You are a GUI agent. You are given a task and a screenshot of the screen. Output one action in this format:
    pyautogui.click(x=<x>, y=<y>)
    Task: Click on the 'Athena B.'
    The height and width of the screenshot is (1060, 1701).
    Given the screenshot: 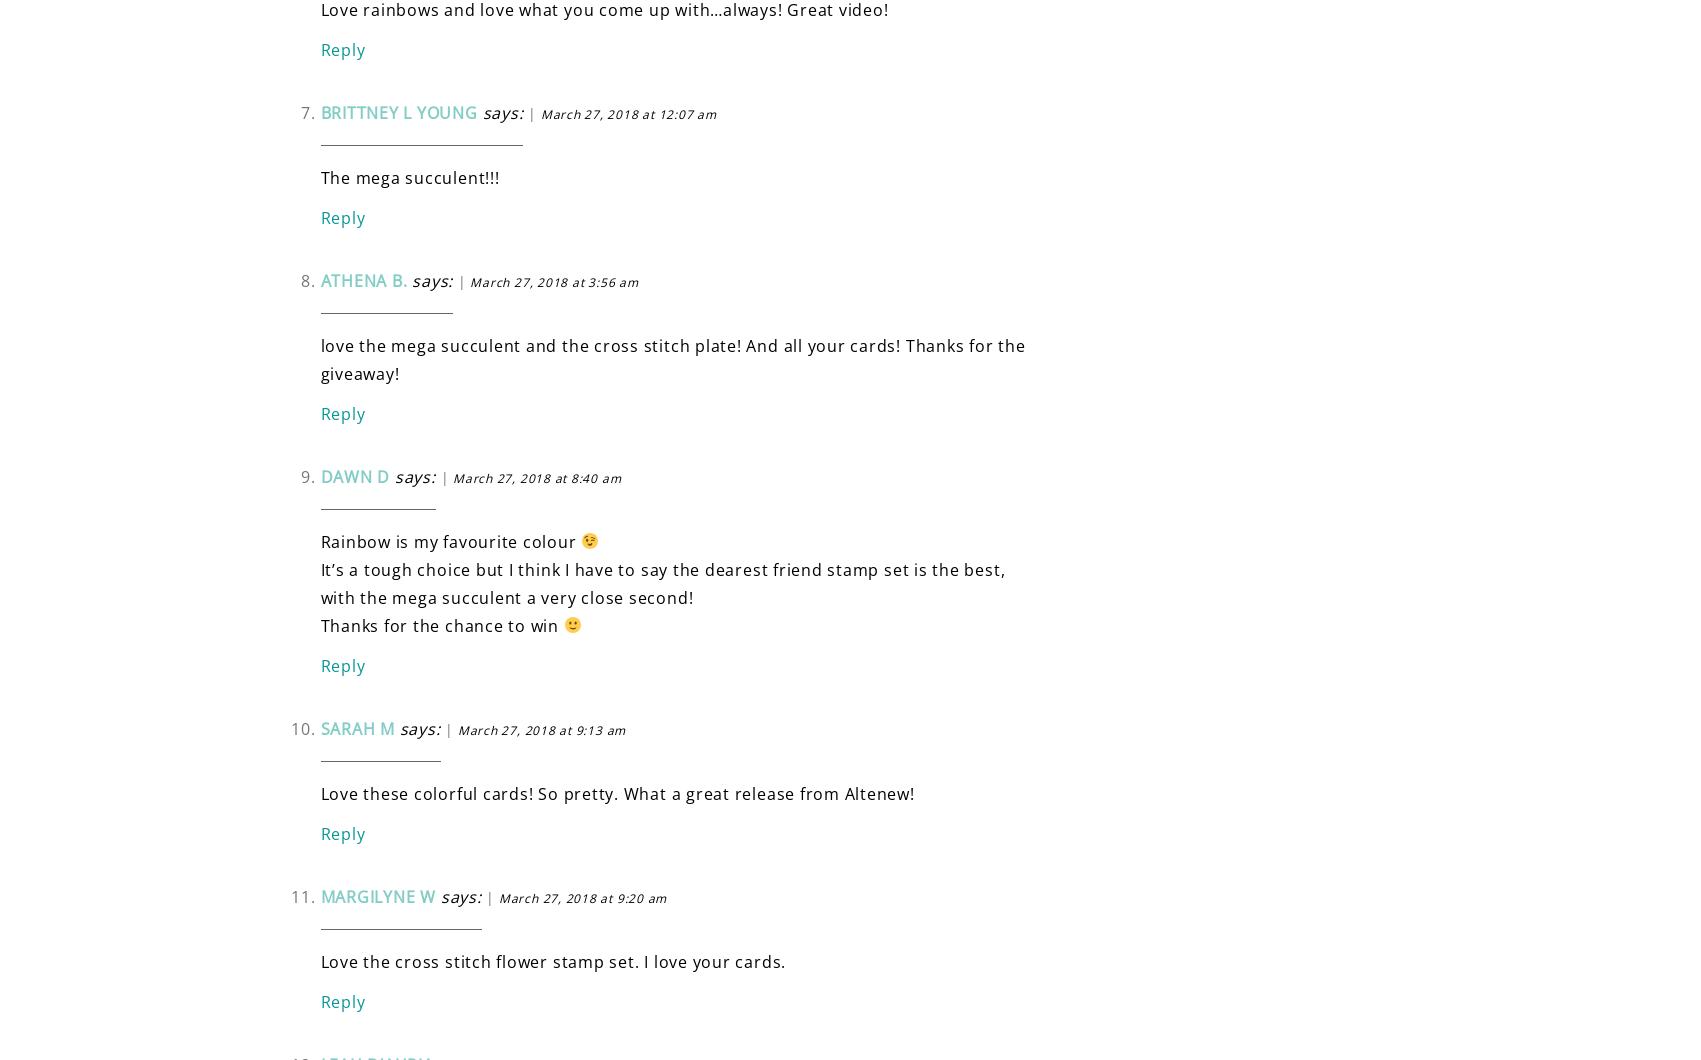 What is the action you would take?
    pyautogui.click(x=363, y=280)
    